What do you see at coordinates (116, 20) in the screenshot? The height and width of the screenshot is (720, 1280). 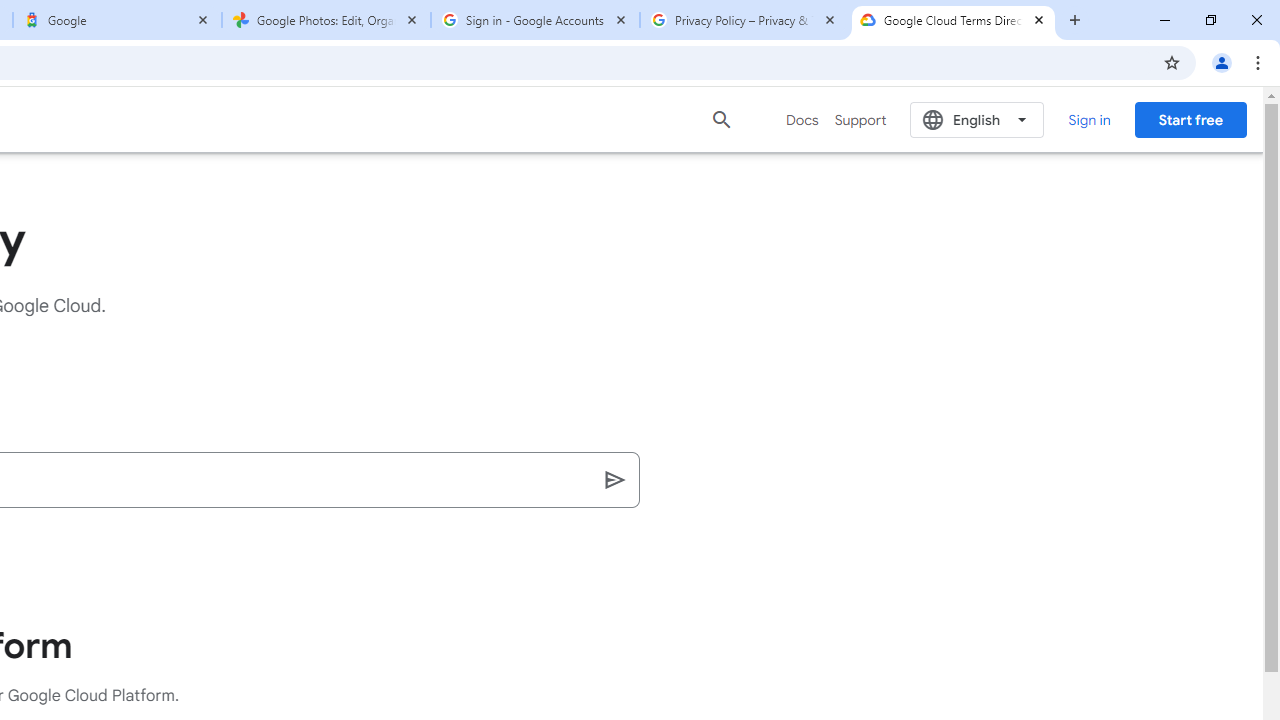 I see `'Google'` at bounding box center [116, 20].